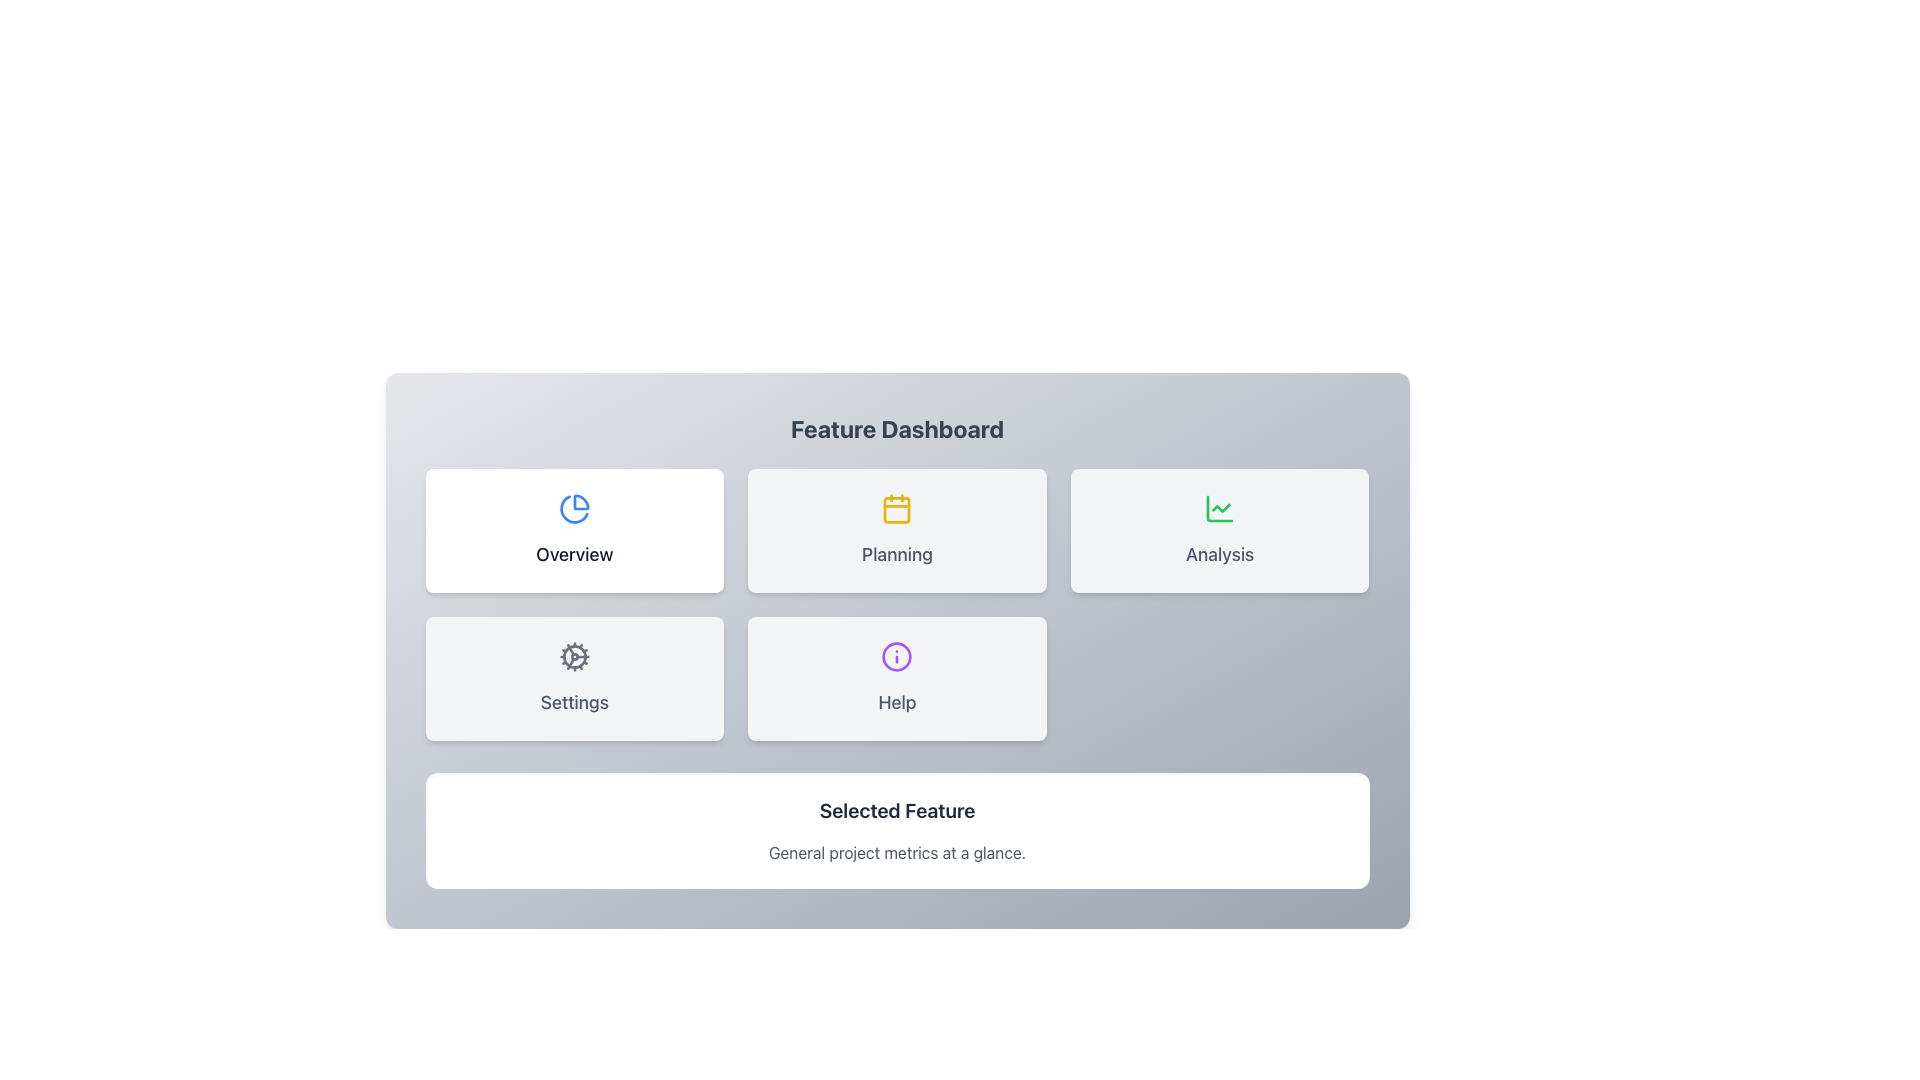 Image resolution: width=1920 pixels, height=1080 pixels. Describe the element at coordinates (573, 508) in the screenshot. I see `the 'Overview' icon located at the center-top part of the 'Overview' card in the top-left section of the dashboard interface` at that location.